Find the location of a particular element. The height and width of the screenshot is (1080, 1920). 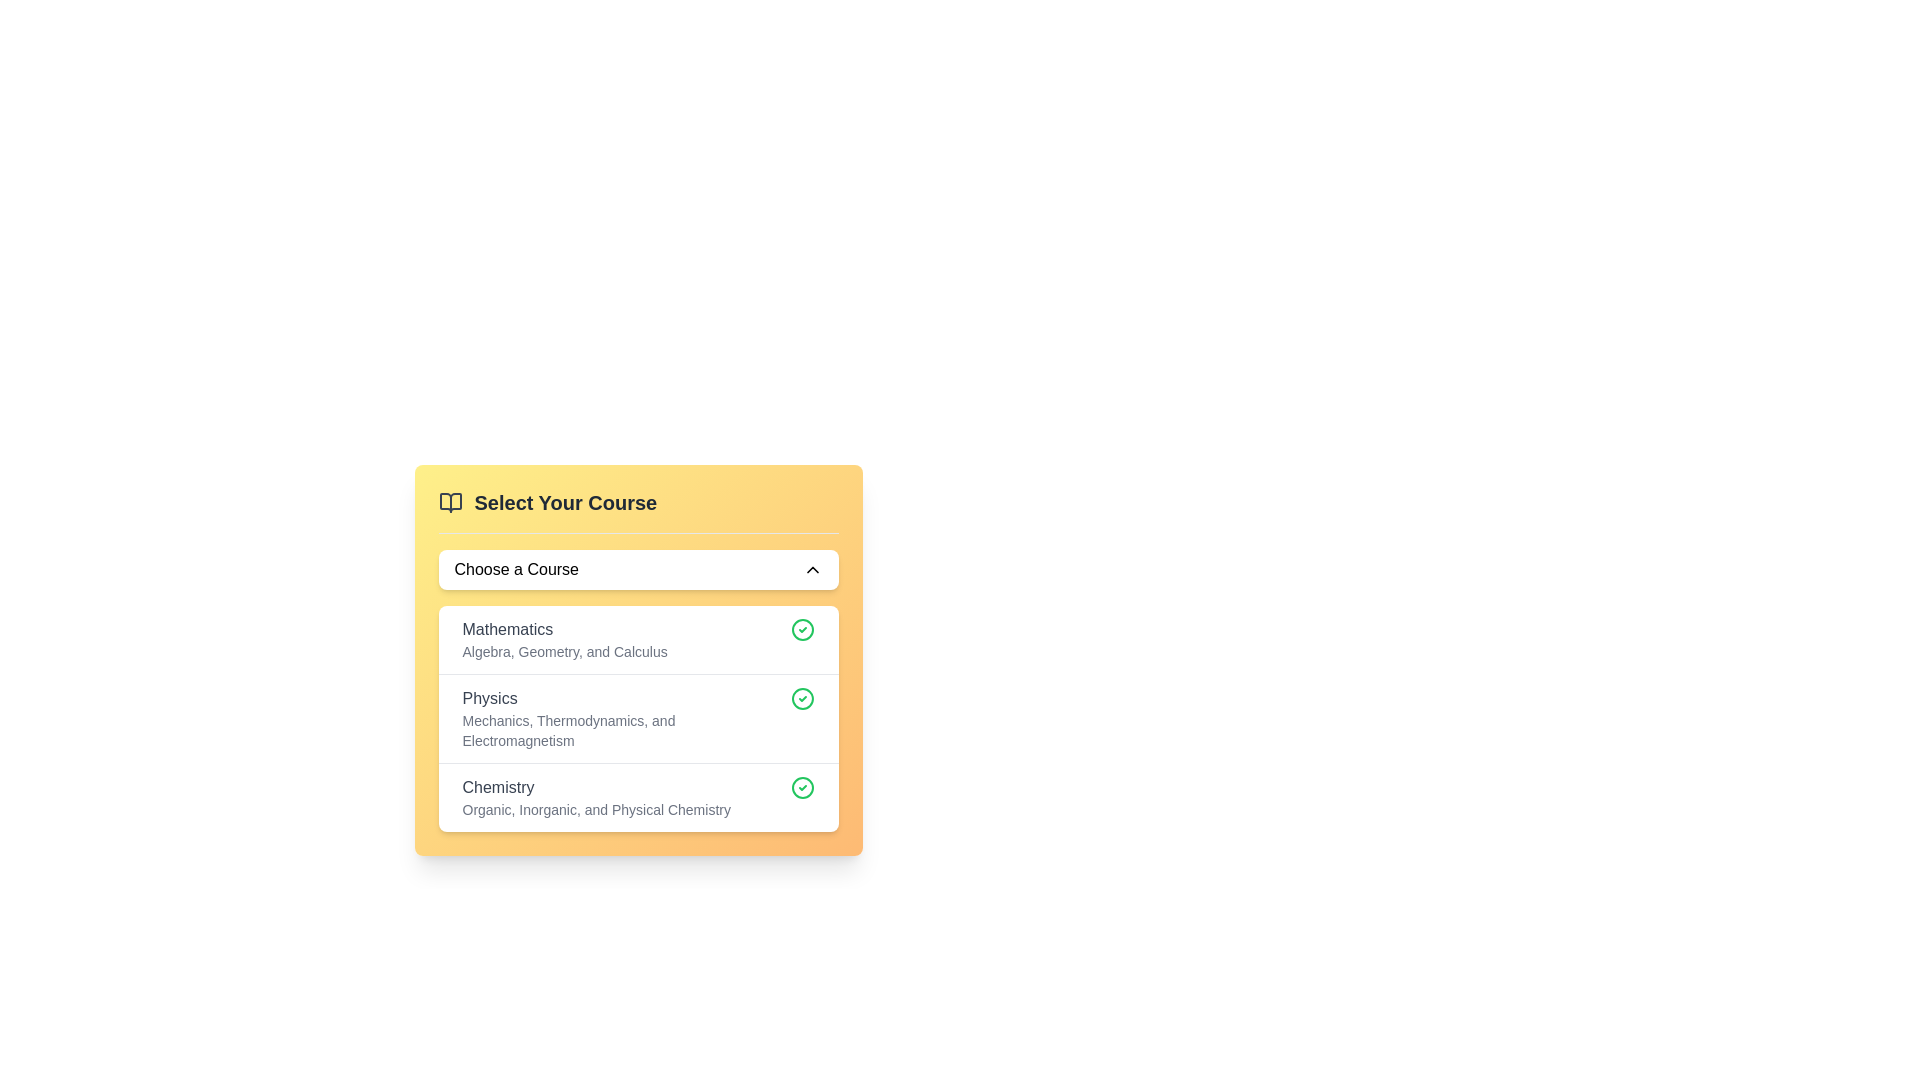

the completion status icon indicating a successful selection for the 'Mathematics Algebra, Geometry, and Calculus' course, located on the right side of the corresponding list item within a yellow card interface is located at coordinates (802, 628).